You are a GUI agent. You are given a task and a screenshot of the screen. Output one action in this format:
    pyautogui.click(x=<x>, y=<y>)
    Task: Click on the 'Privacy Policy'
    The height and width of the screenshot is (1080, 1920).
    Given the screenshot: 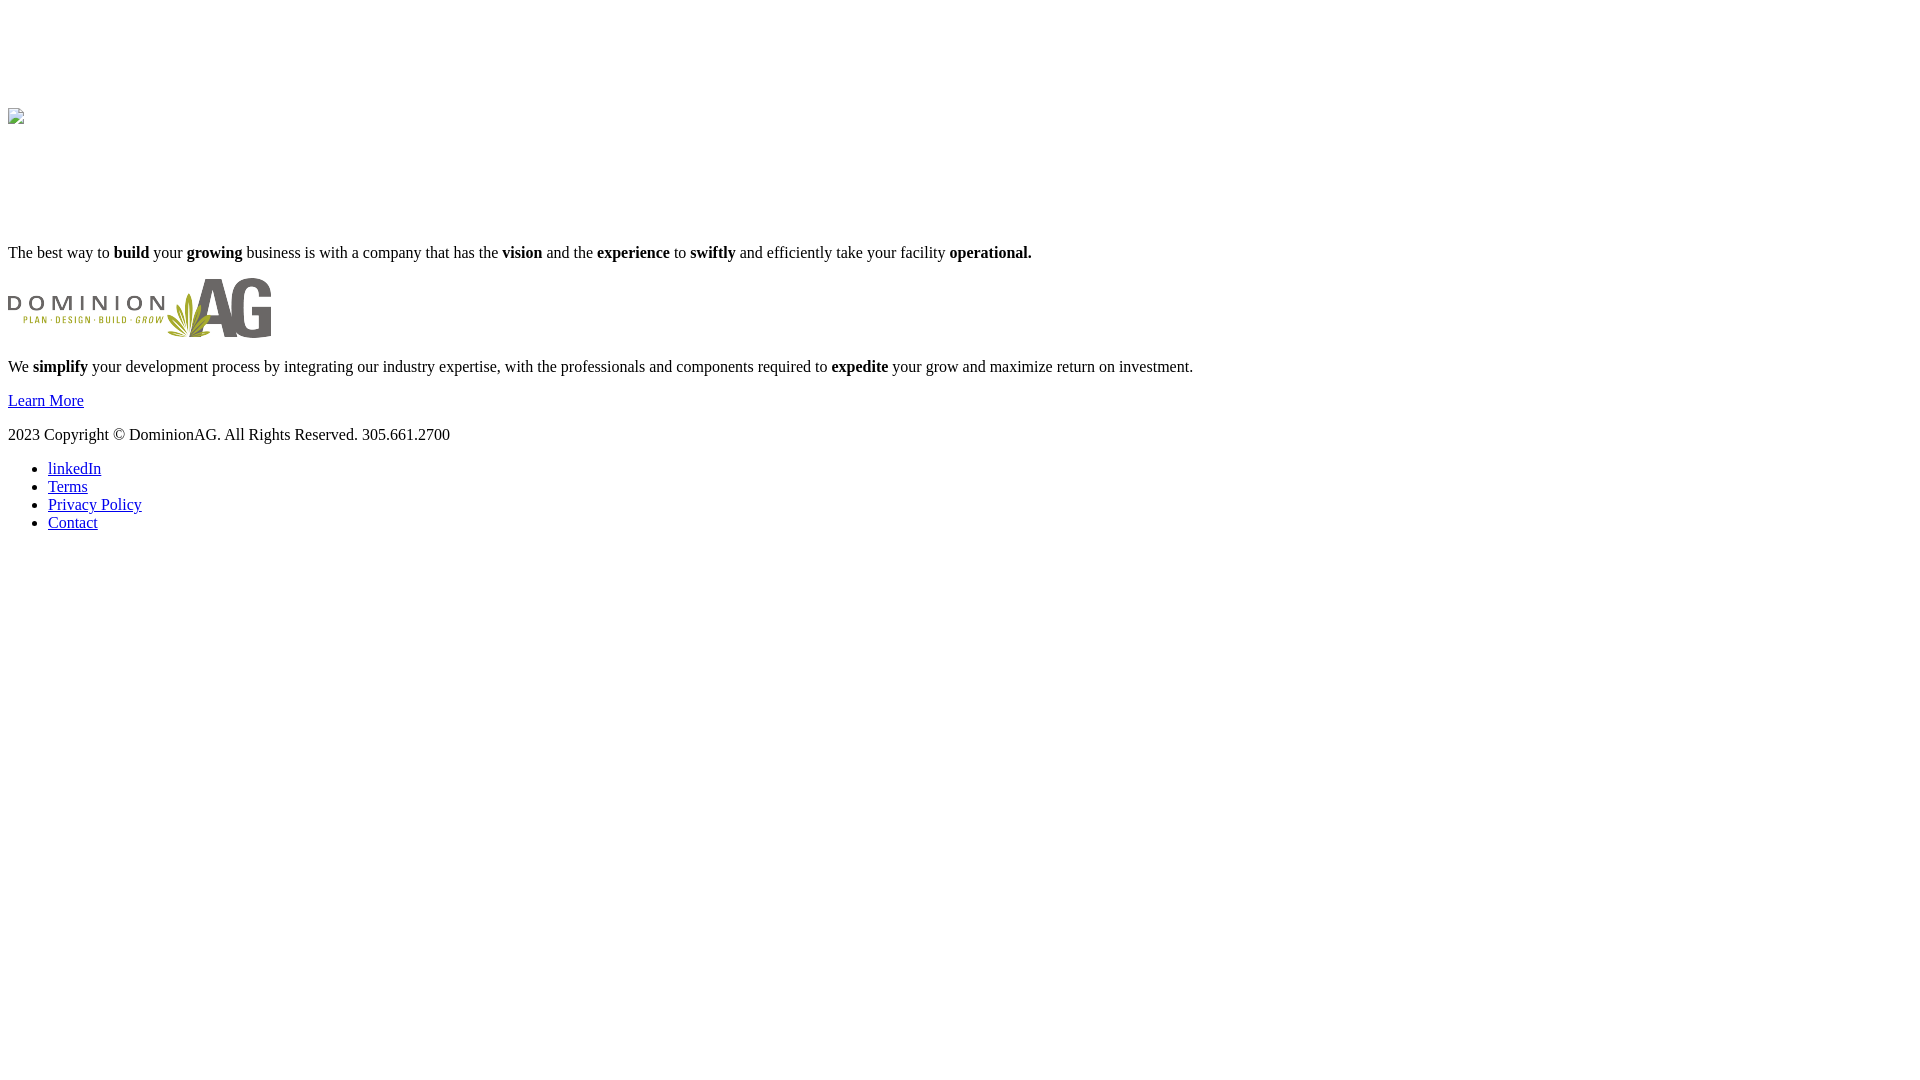 What is the action you would take?
    pyautogui.click(x=94, y=503)
    